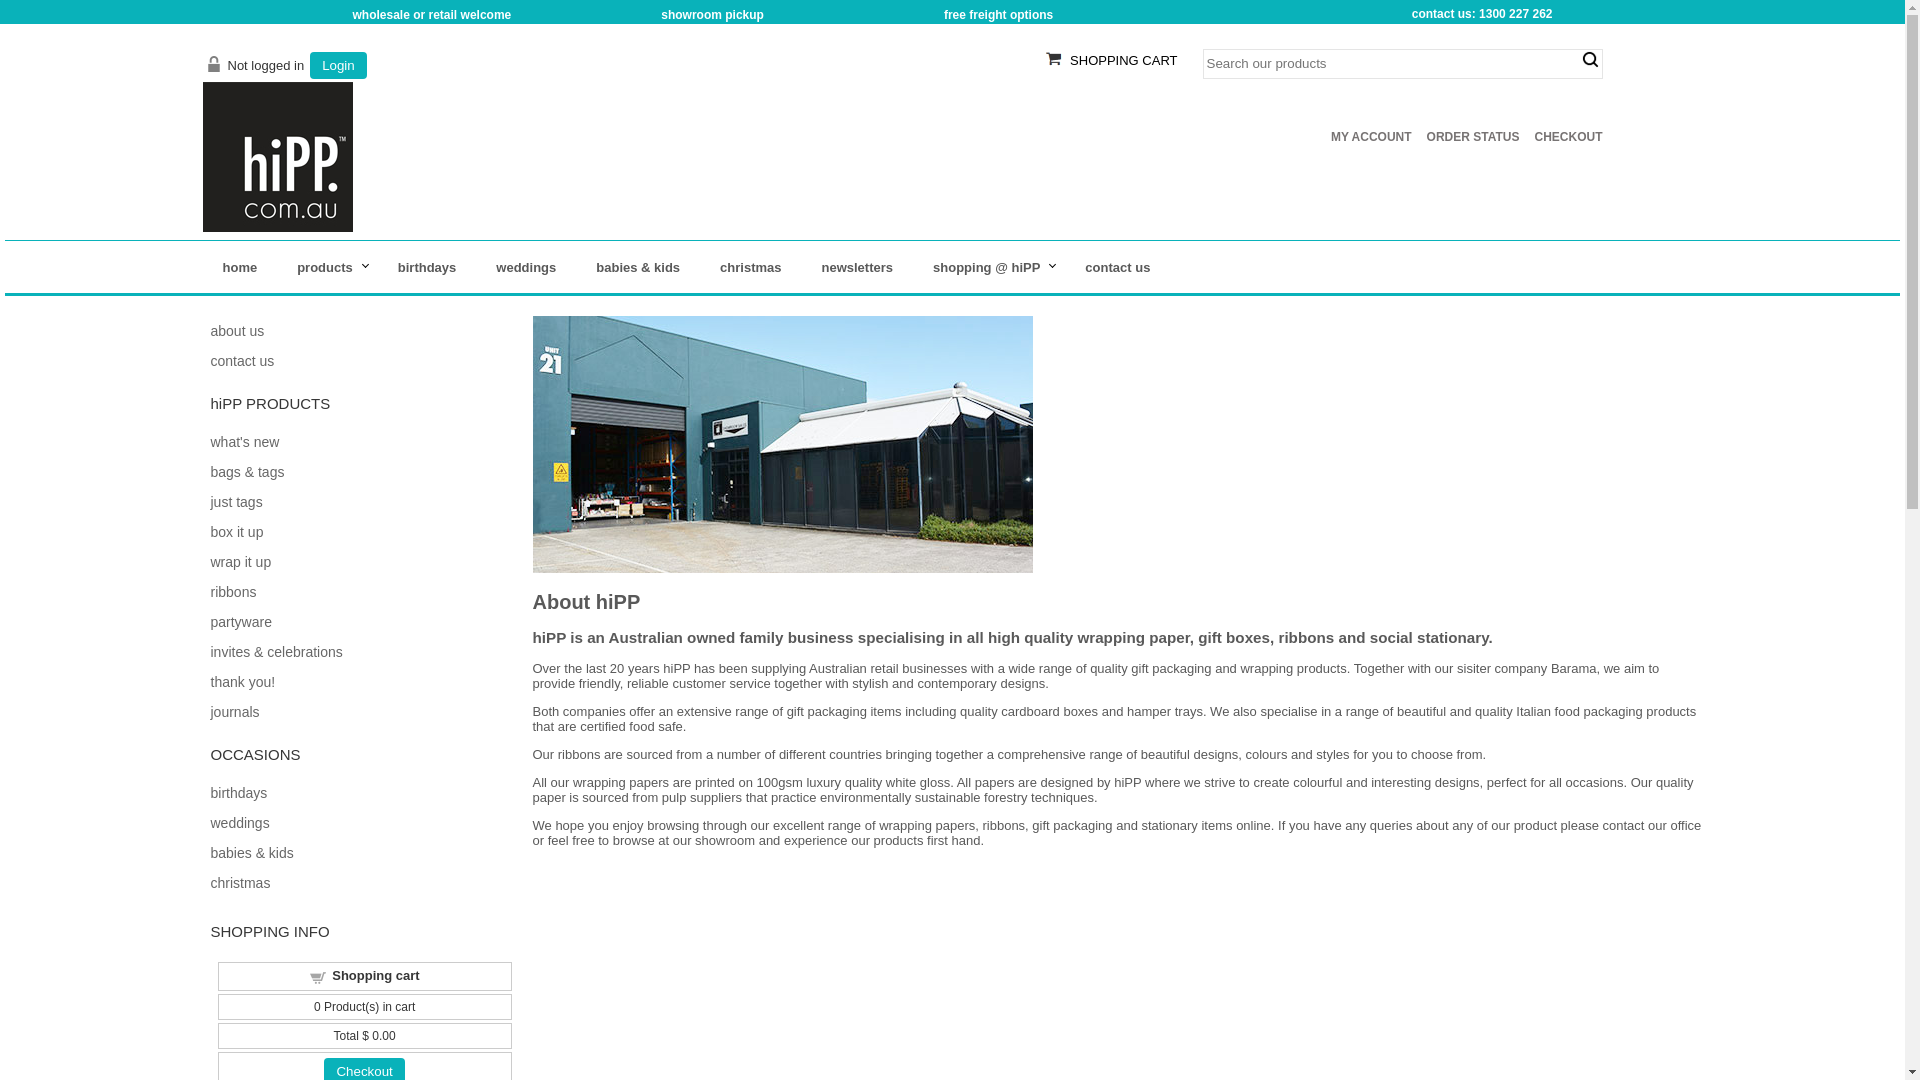 Image resolution: width=1920 pixels, height=1080 pixels. Describe the element at coordinates (243, 441) in the screenshot. I see `'what's new'` at that location.